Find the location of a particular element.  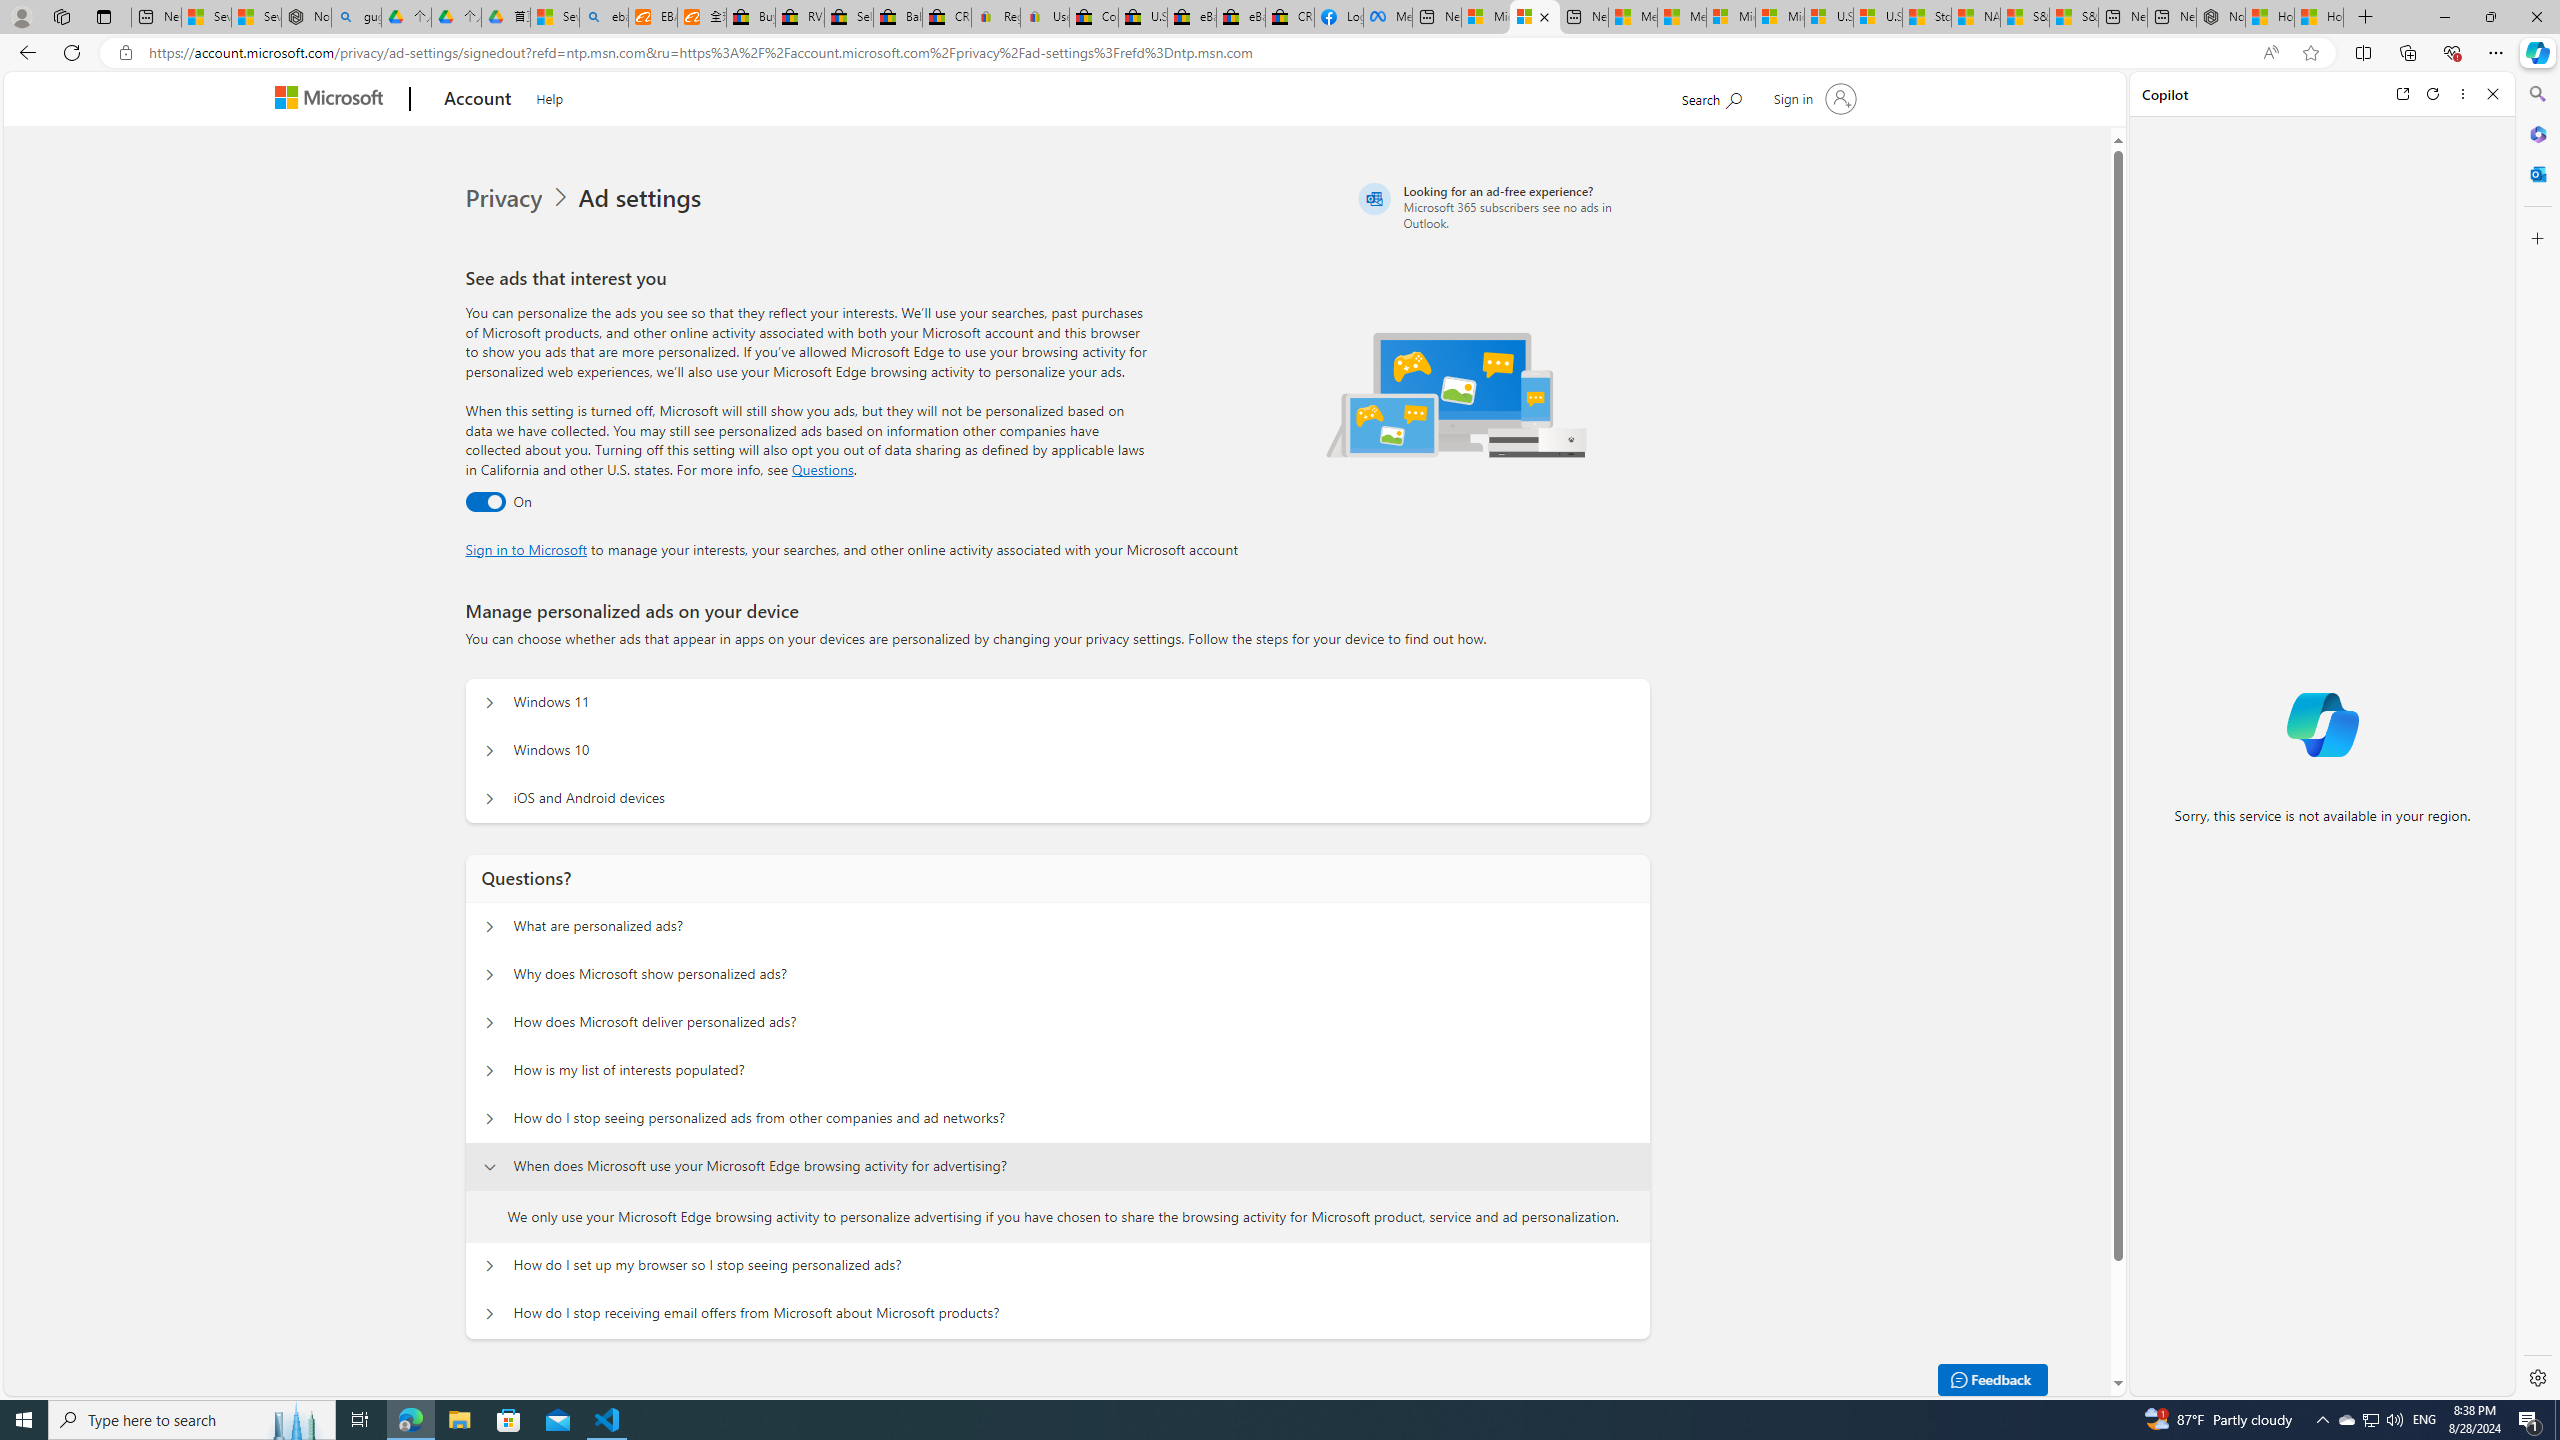

'Search Microsoft.com' is located at coordinates (1711, 96).